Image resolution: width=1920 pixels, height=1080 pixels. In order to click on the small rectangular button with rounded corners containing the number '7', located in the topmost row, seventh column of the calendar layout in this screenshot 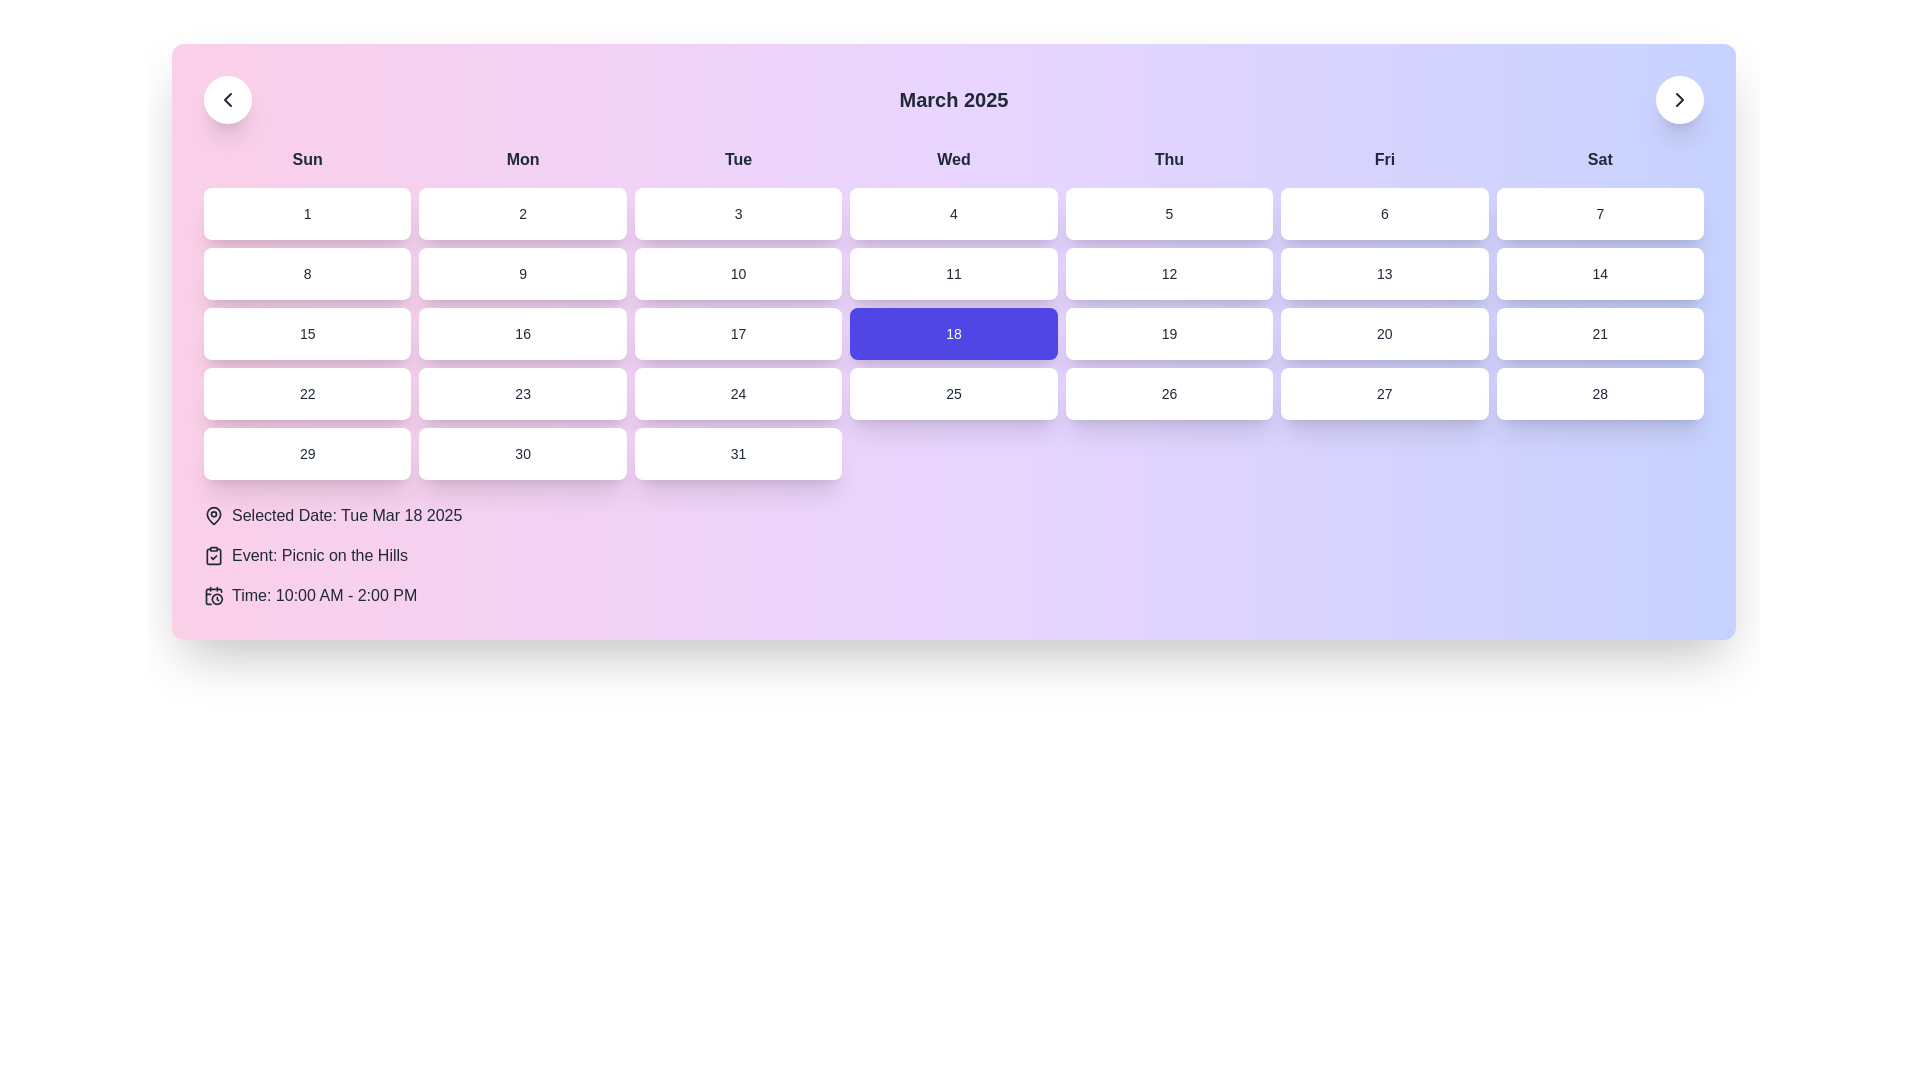, I will do `click(1600, 213)`.